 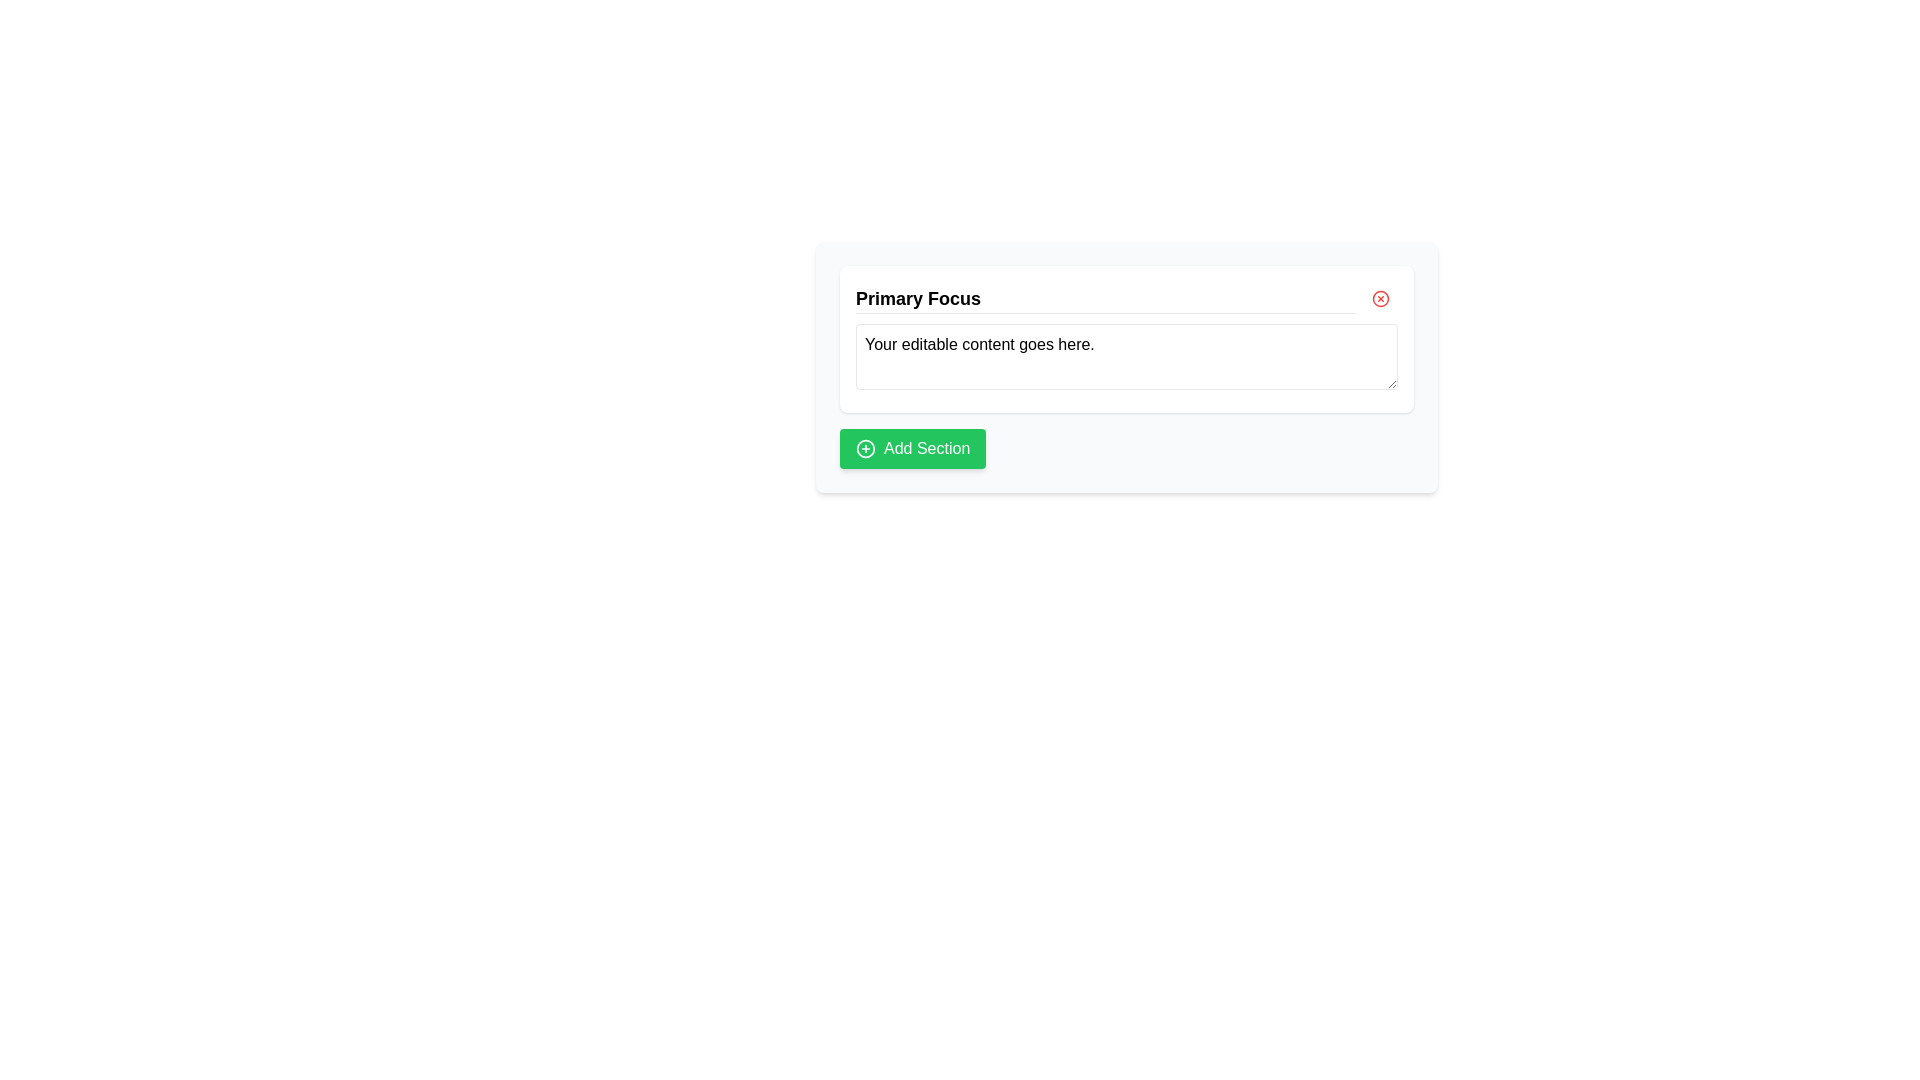 I want to click on the circular icon with a plus sign inside it, which is located within the 'Add Section' button, to the left of the text inside the button, so click(x=865, y=447).